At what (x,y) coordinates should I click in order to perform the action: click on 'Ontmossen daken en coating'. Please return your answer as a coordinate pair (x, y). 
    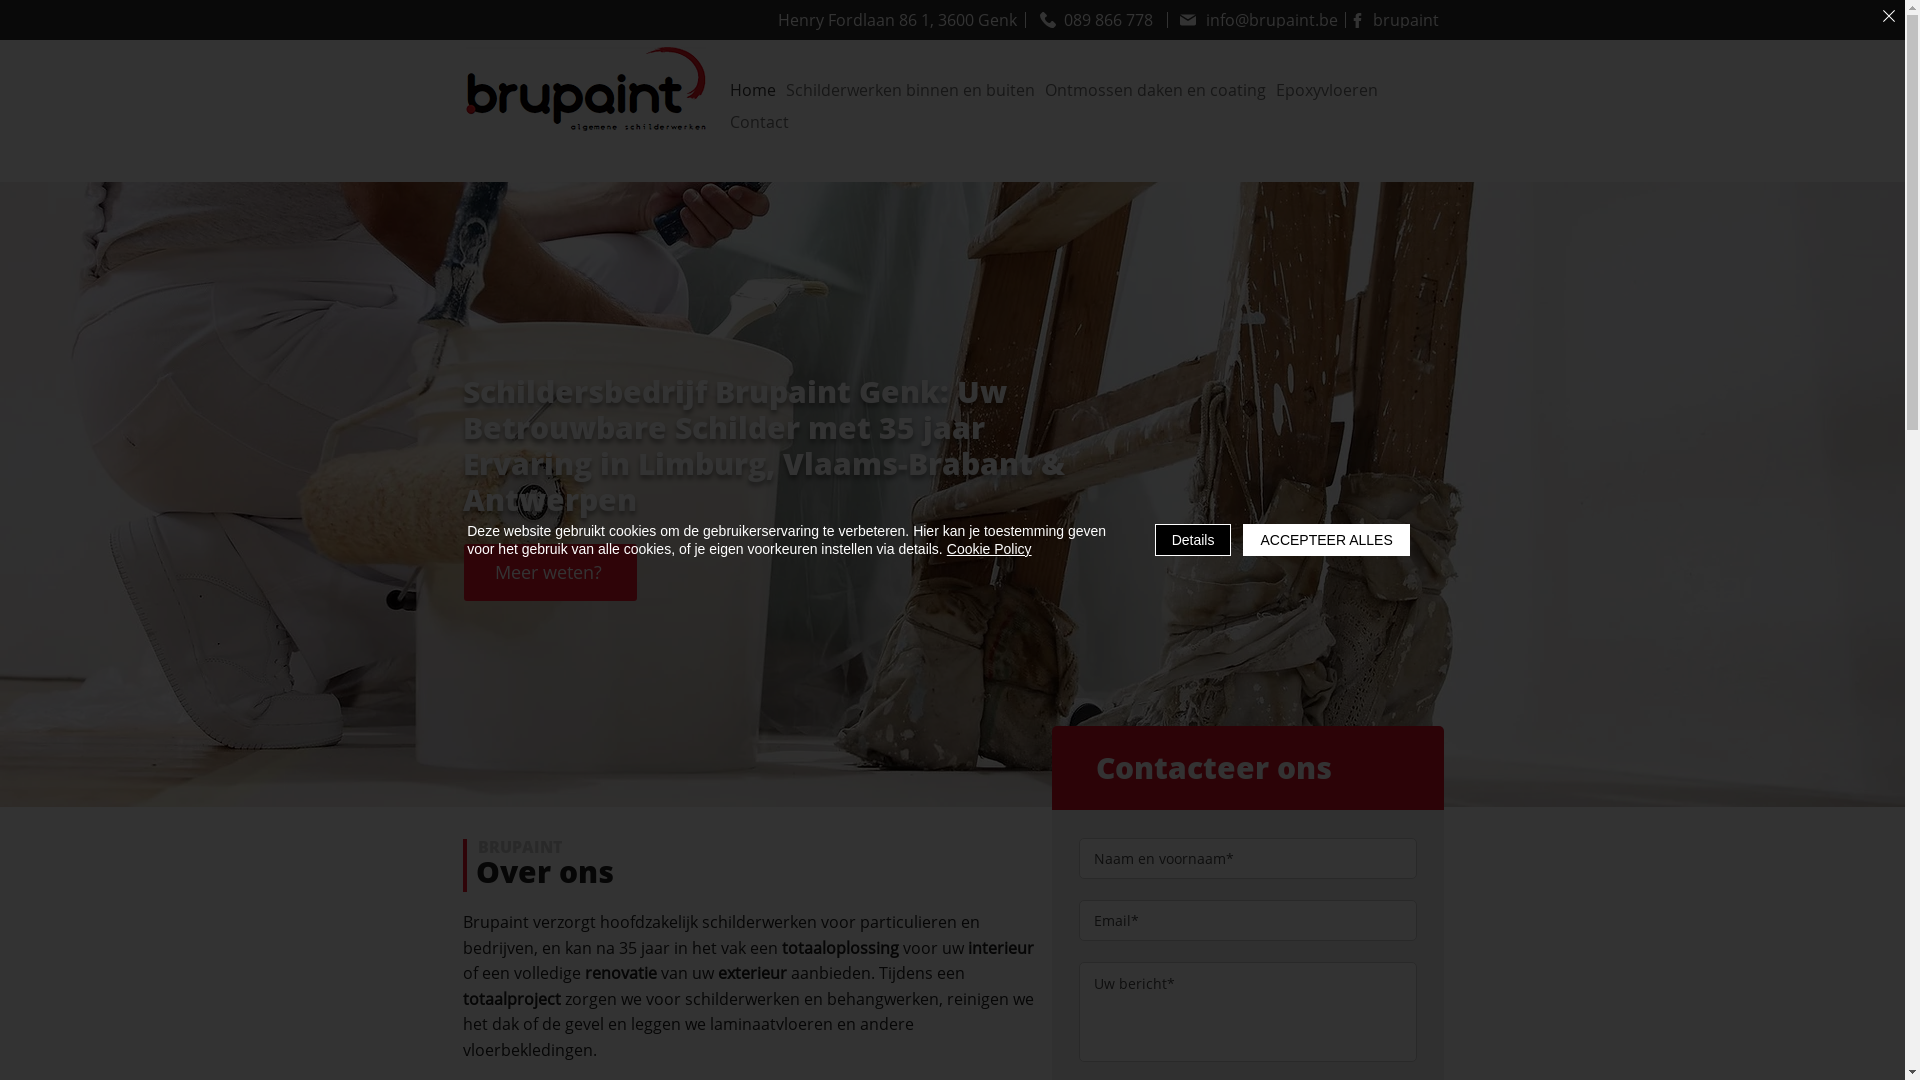
    Looking at the image, I should click on (1154, 88).